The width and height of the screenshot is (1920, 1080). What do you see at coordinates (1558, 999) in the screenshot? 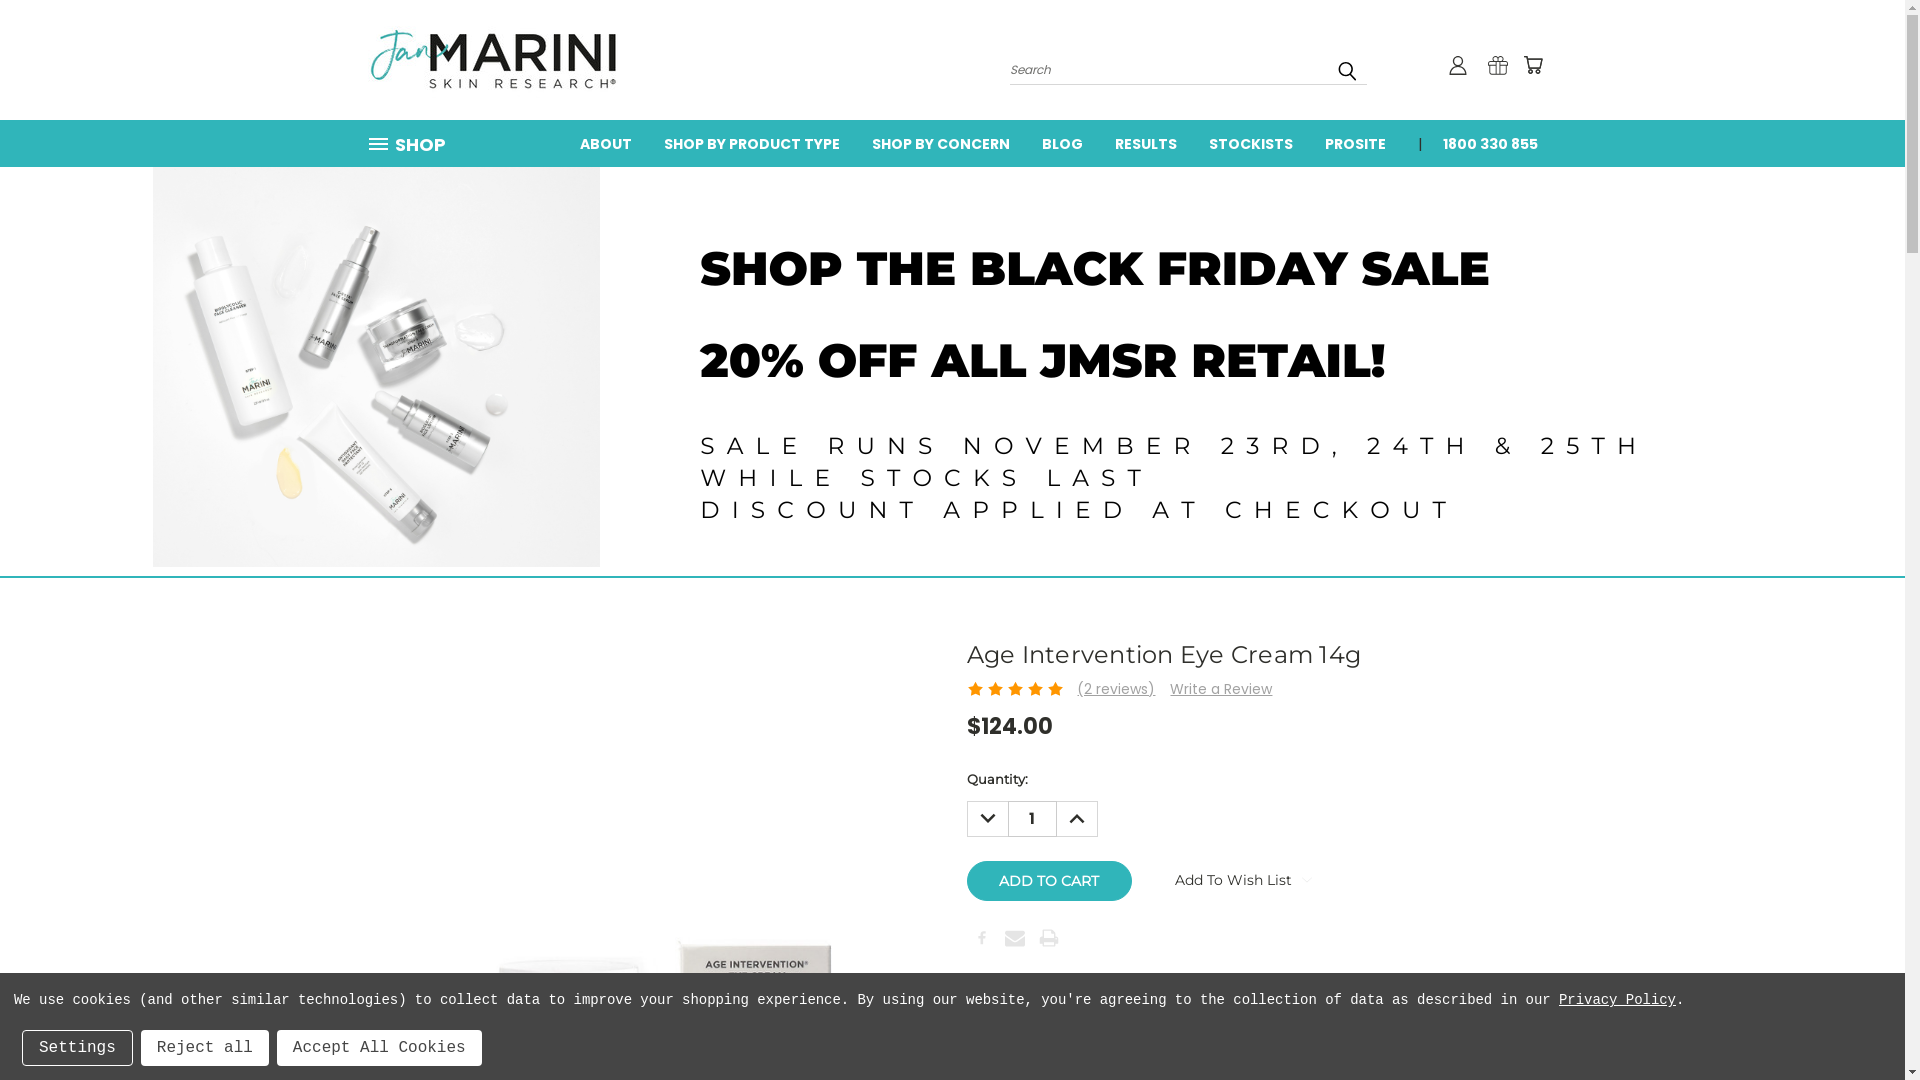
I see `'Privacy Policy'` at bounding box center [1558, 999].